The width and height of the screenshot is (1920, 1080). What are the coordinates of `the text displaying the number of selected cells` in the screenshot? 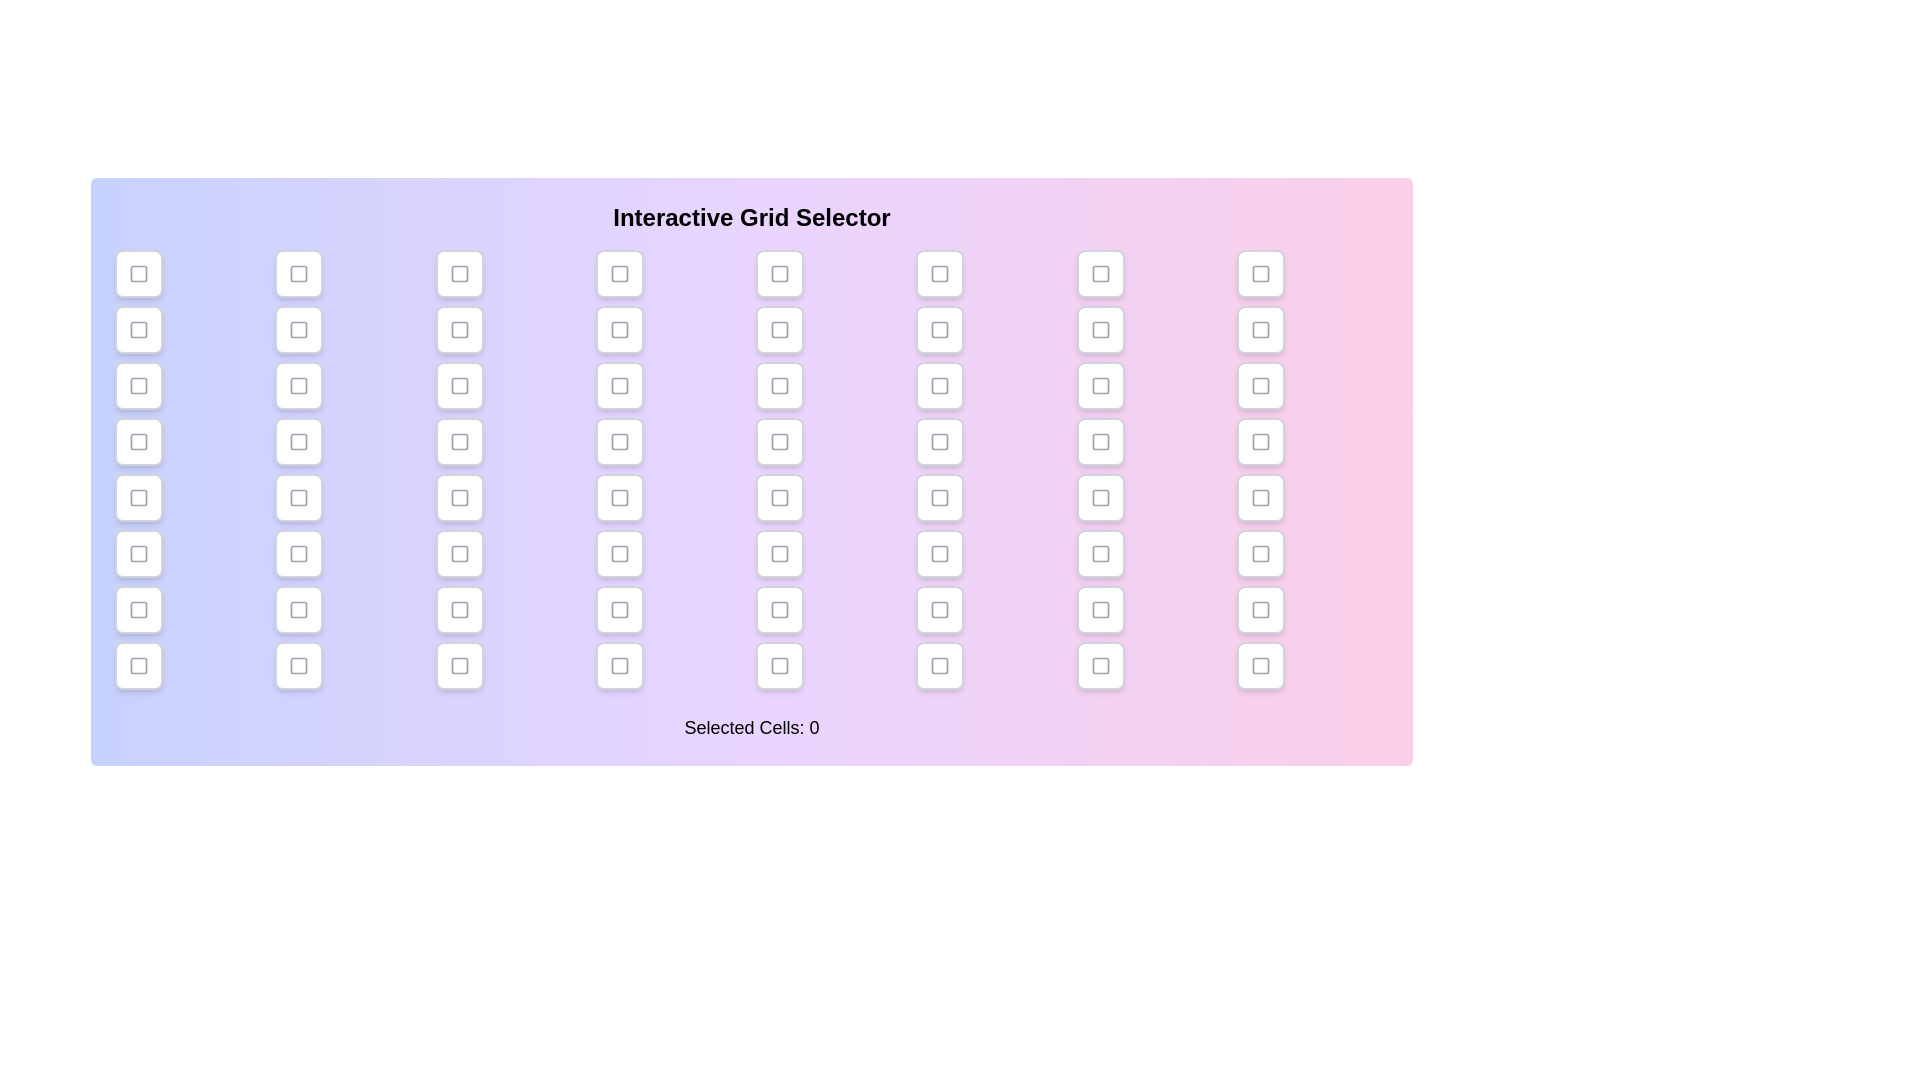 It's located at (751, 728).